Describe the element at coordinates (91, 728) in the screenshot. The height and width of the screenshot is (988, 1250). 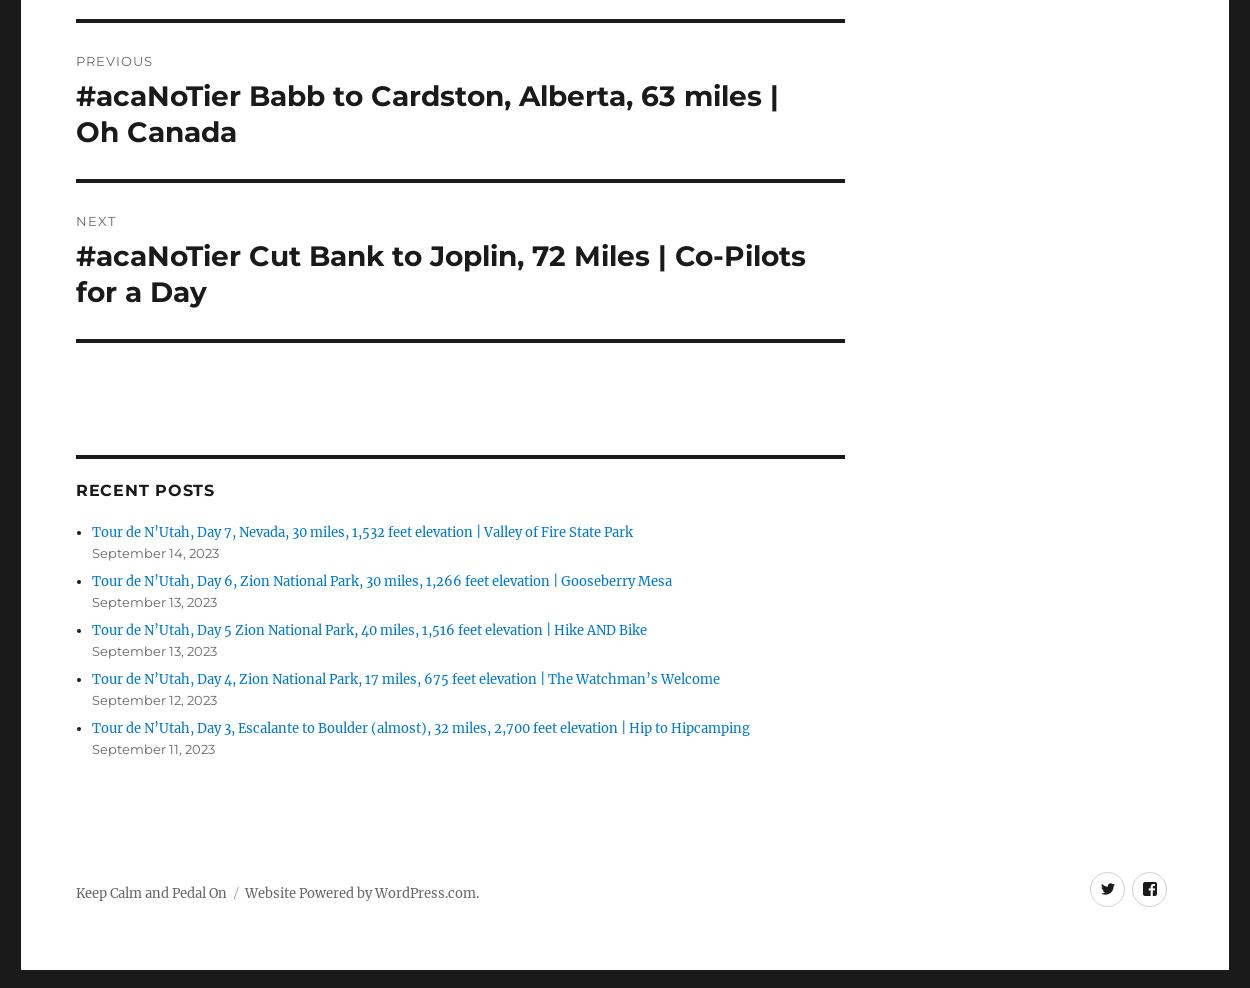
I see `'Tour de N’Utah, Day 3, Escalante to Boulder (almost), 32 miles, 2,700 feet elevation | Hip to Hipcamping'` at that location.